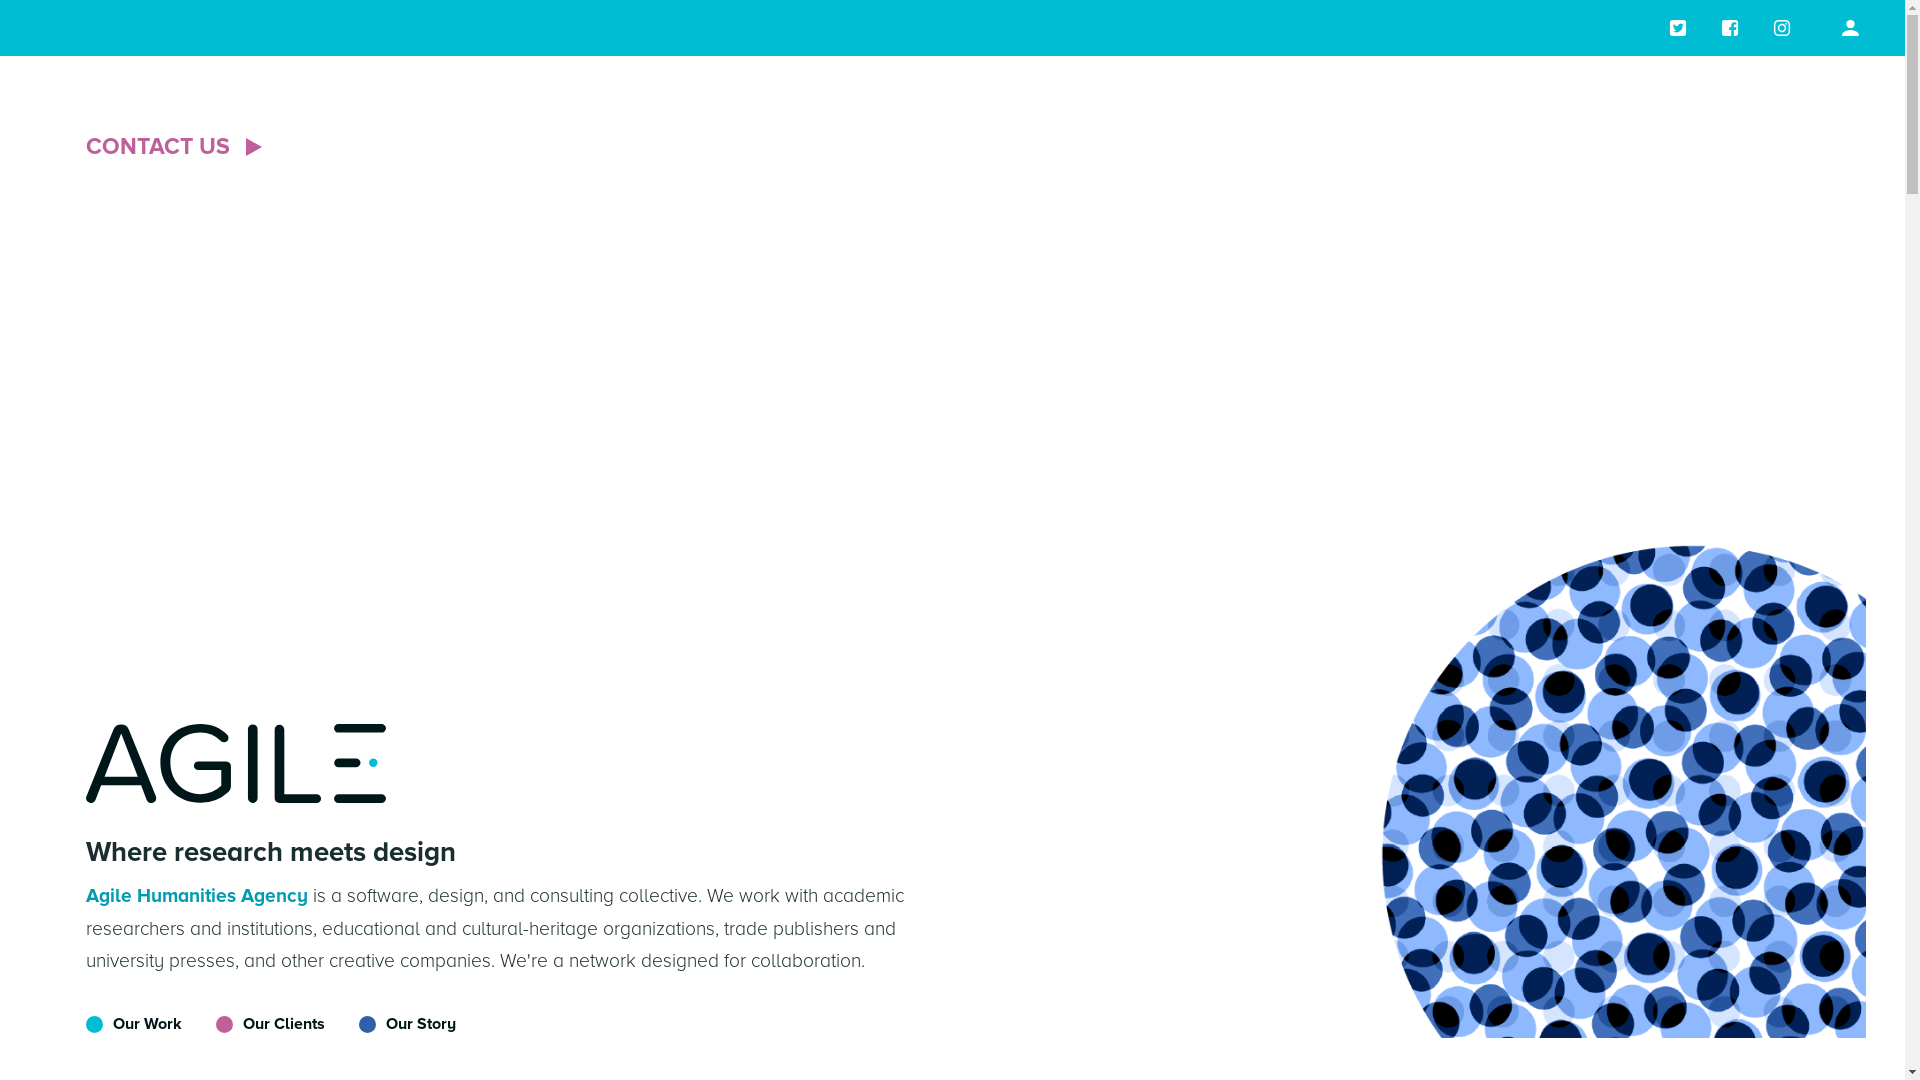 This screenshot has width=1920, height=1080. What do you see at coordinates (85, 1023) in the screenshot?
I see `'Our Work'` at bounding box center [85, 1023].